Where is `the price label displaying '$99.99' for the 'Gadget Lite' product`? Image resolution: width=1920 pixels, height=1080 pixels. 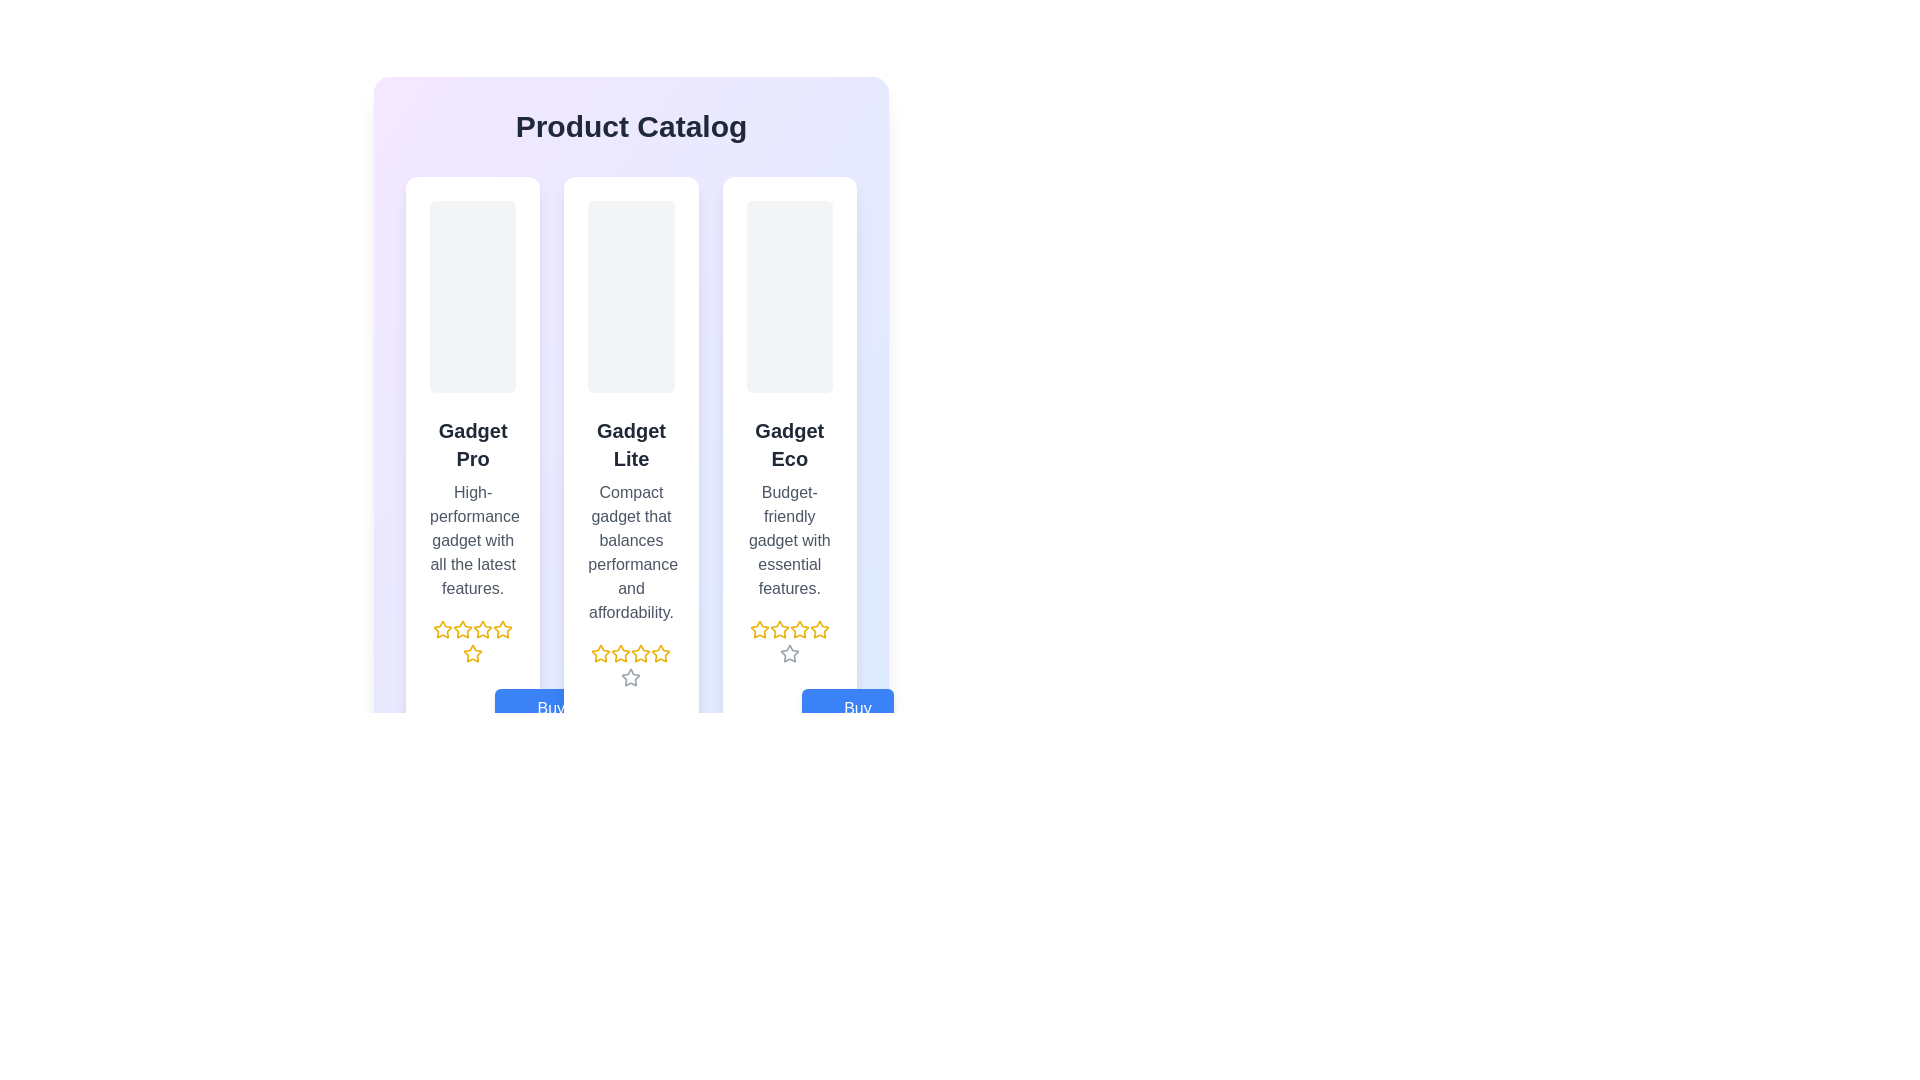
the price label displaying '$99.99' for the 'Gadget Lite' product is located at coordinates (614, 744).